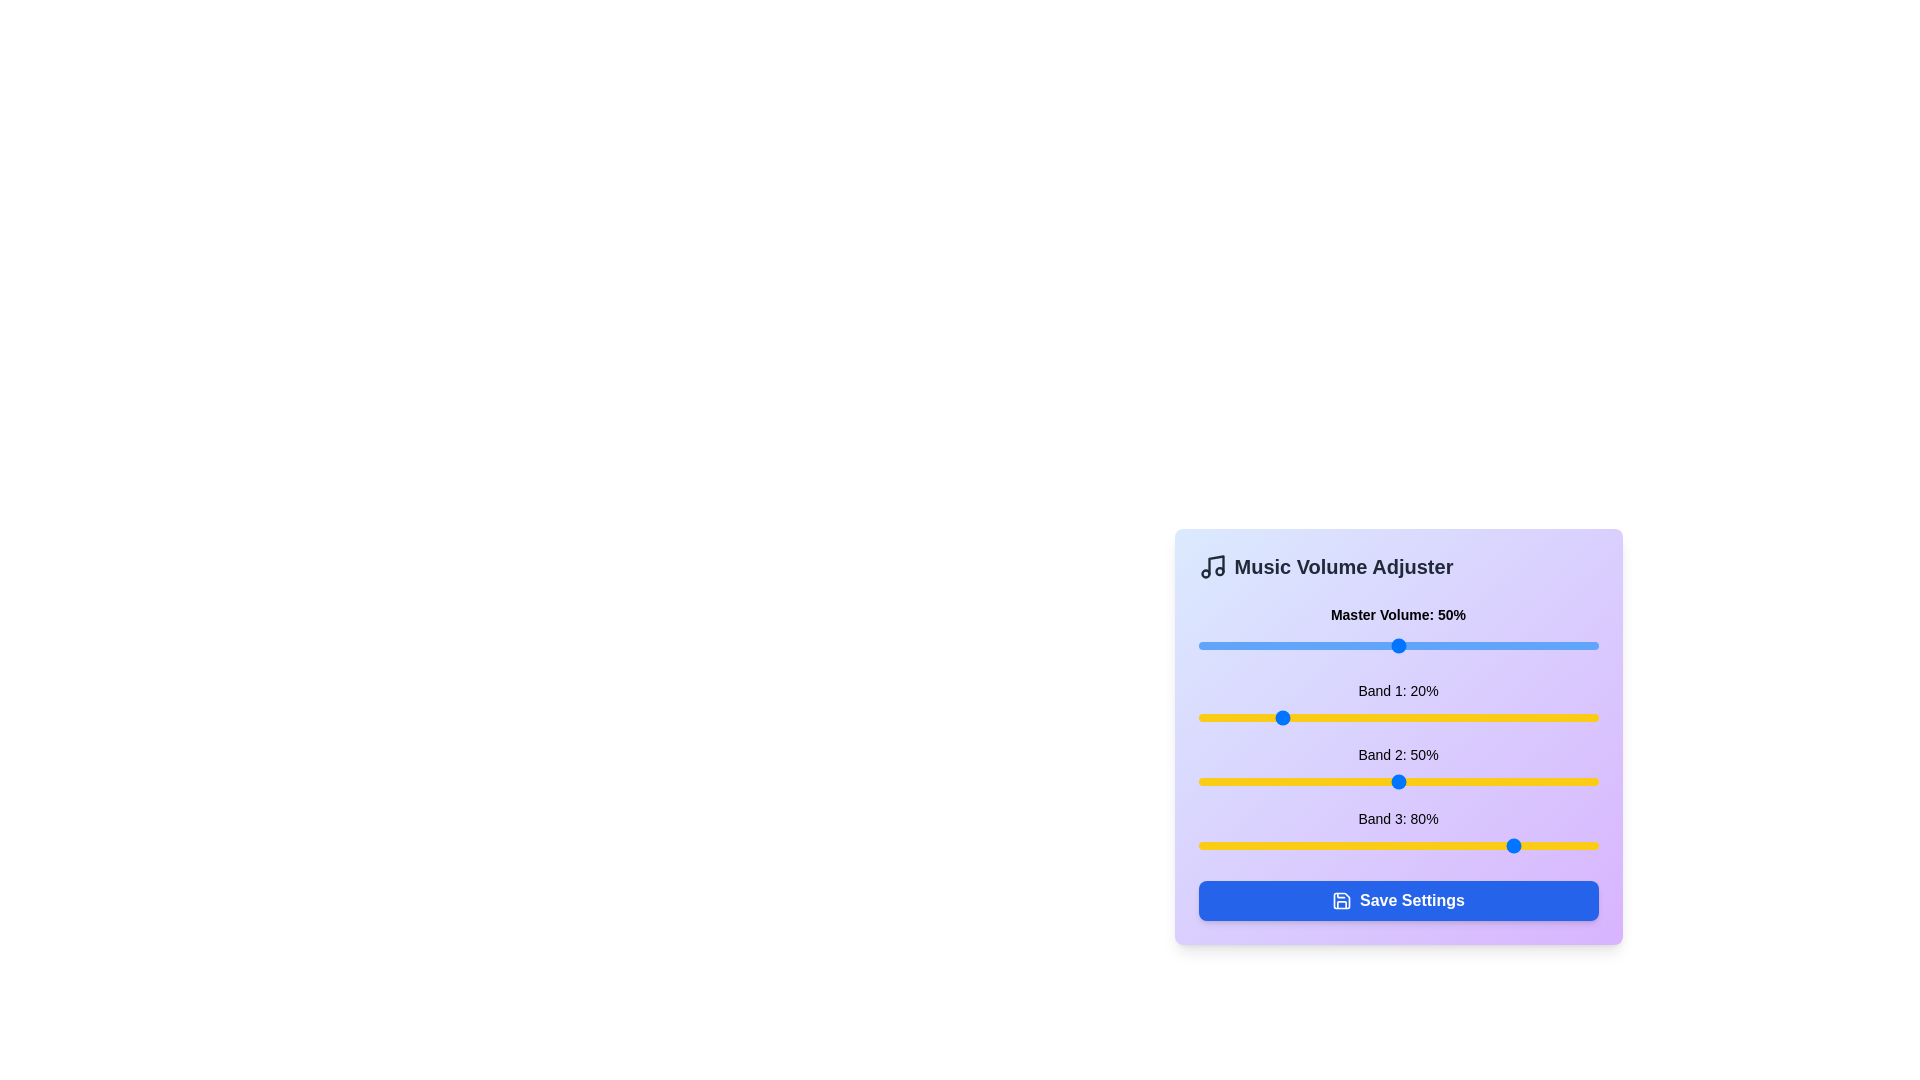 Image resolution: width=1920 pixels, height=1080 pixels. I want to click on the master volume, so click(1557, 645).